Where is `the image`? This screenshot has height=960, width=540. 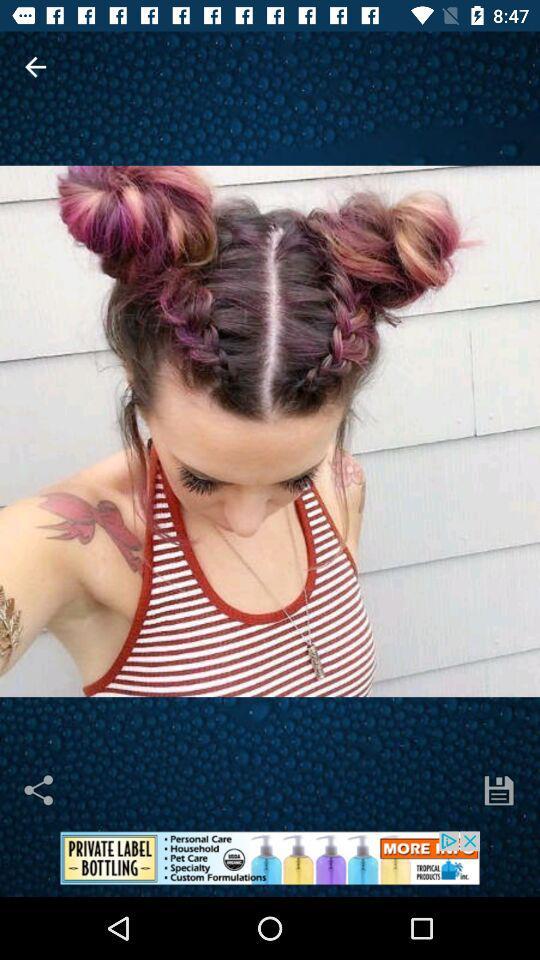
the image is located at coordinates (270, 431).